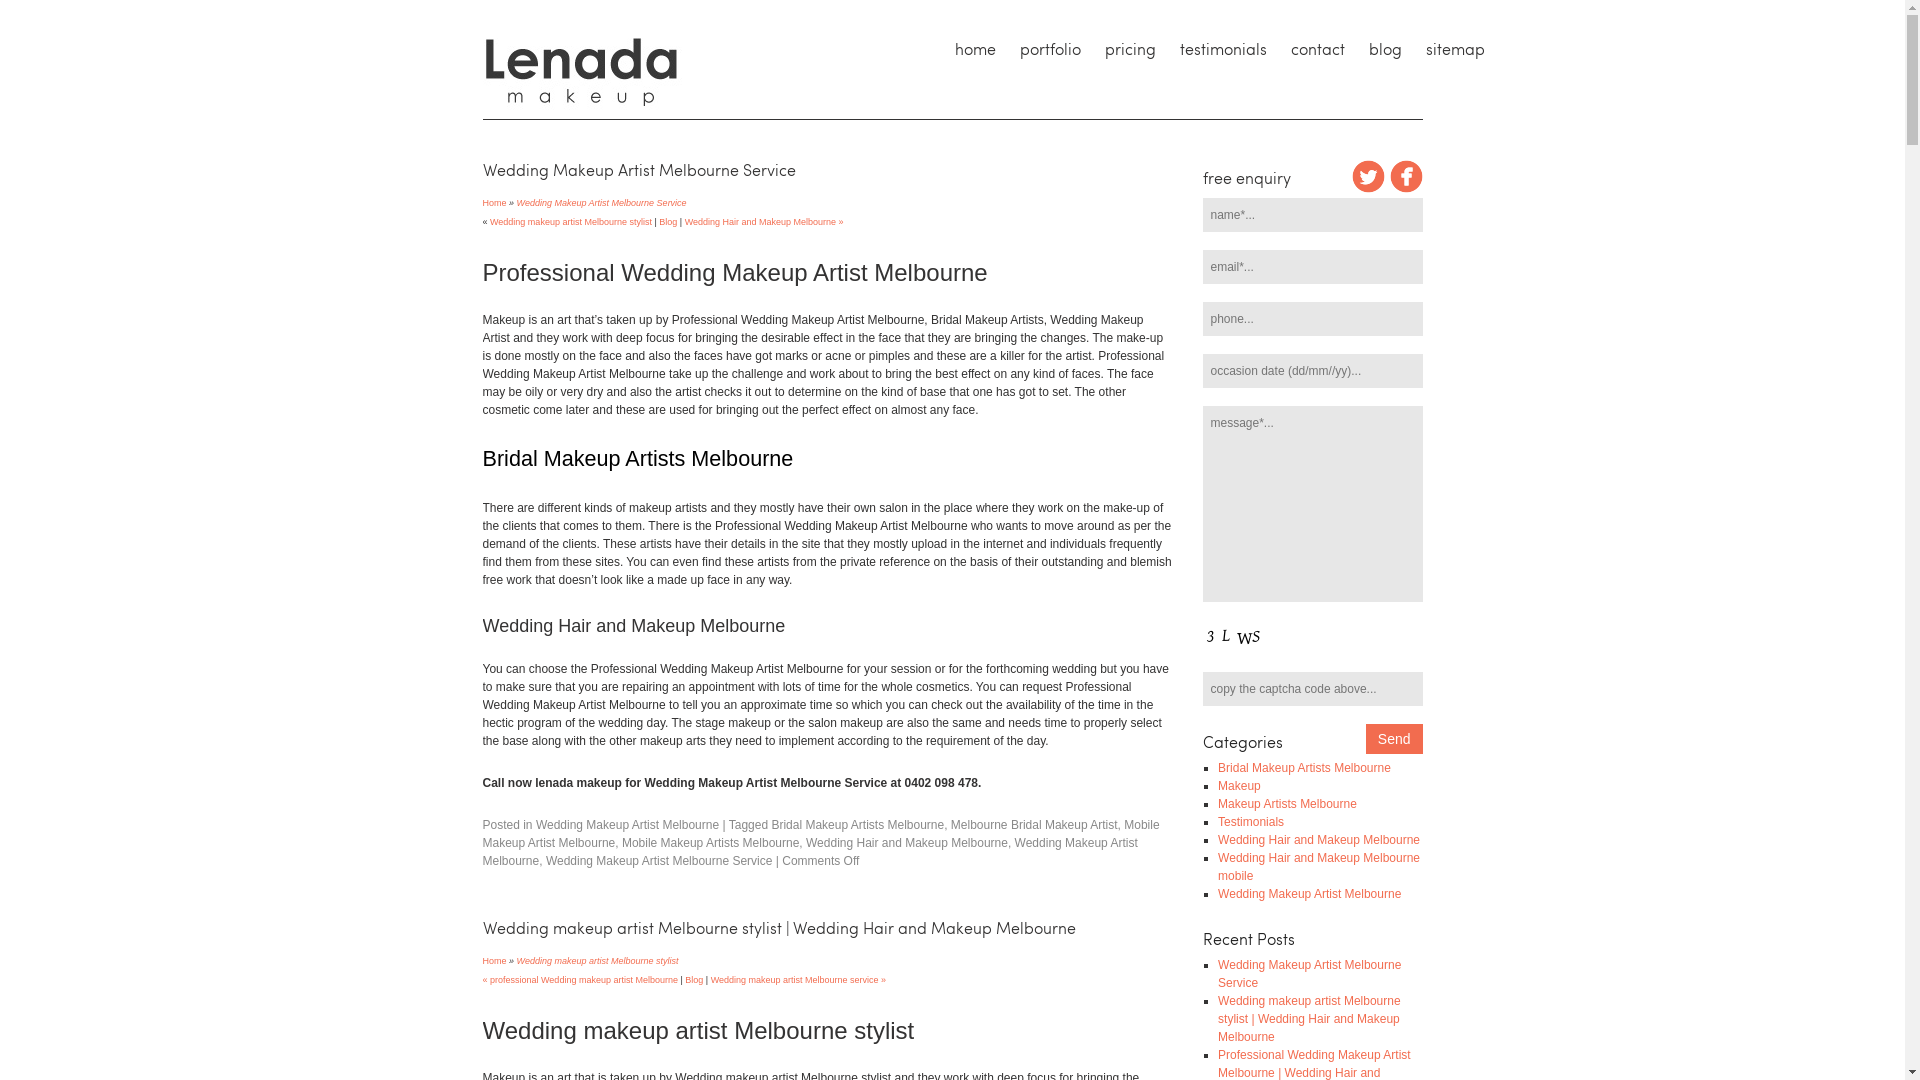  Describe the element at coordinates (974, 48) in the screenshot. I see `'home'` at that location.